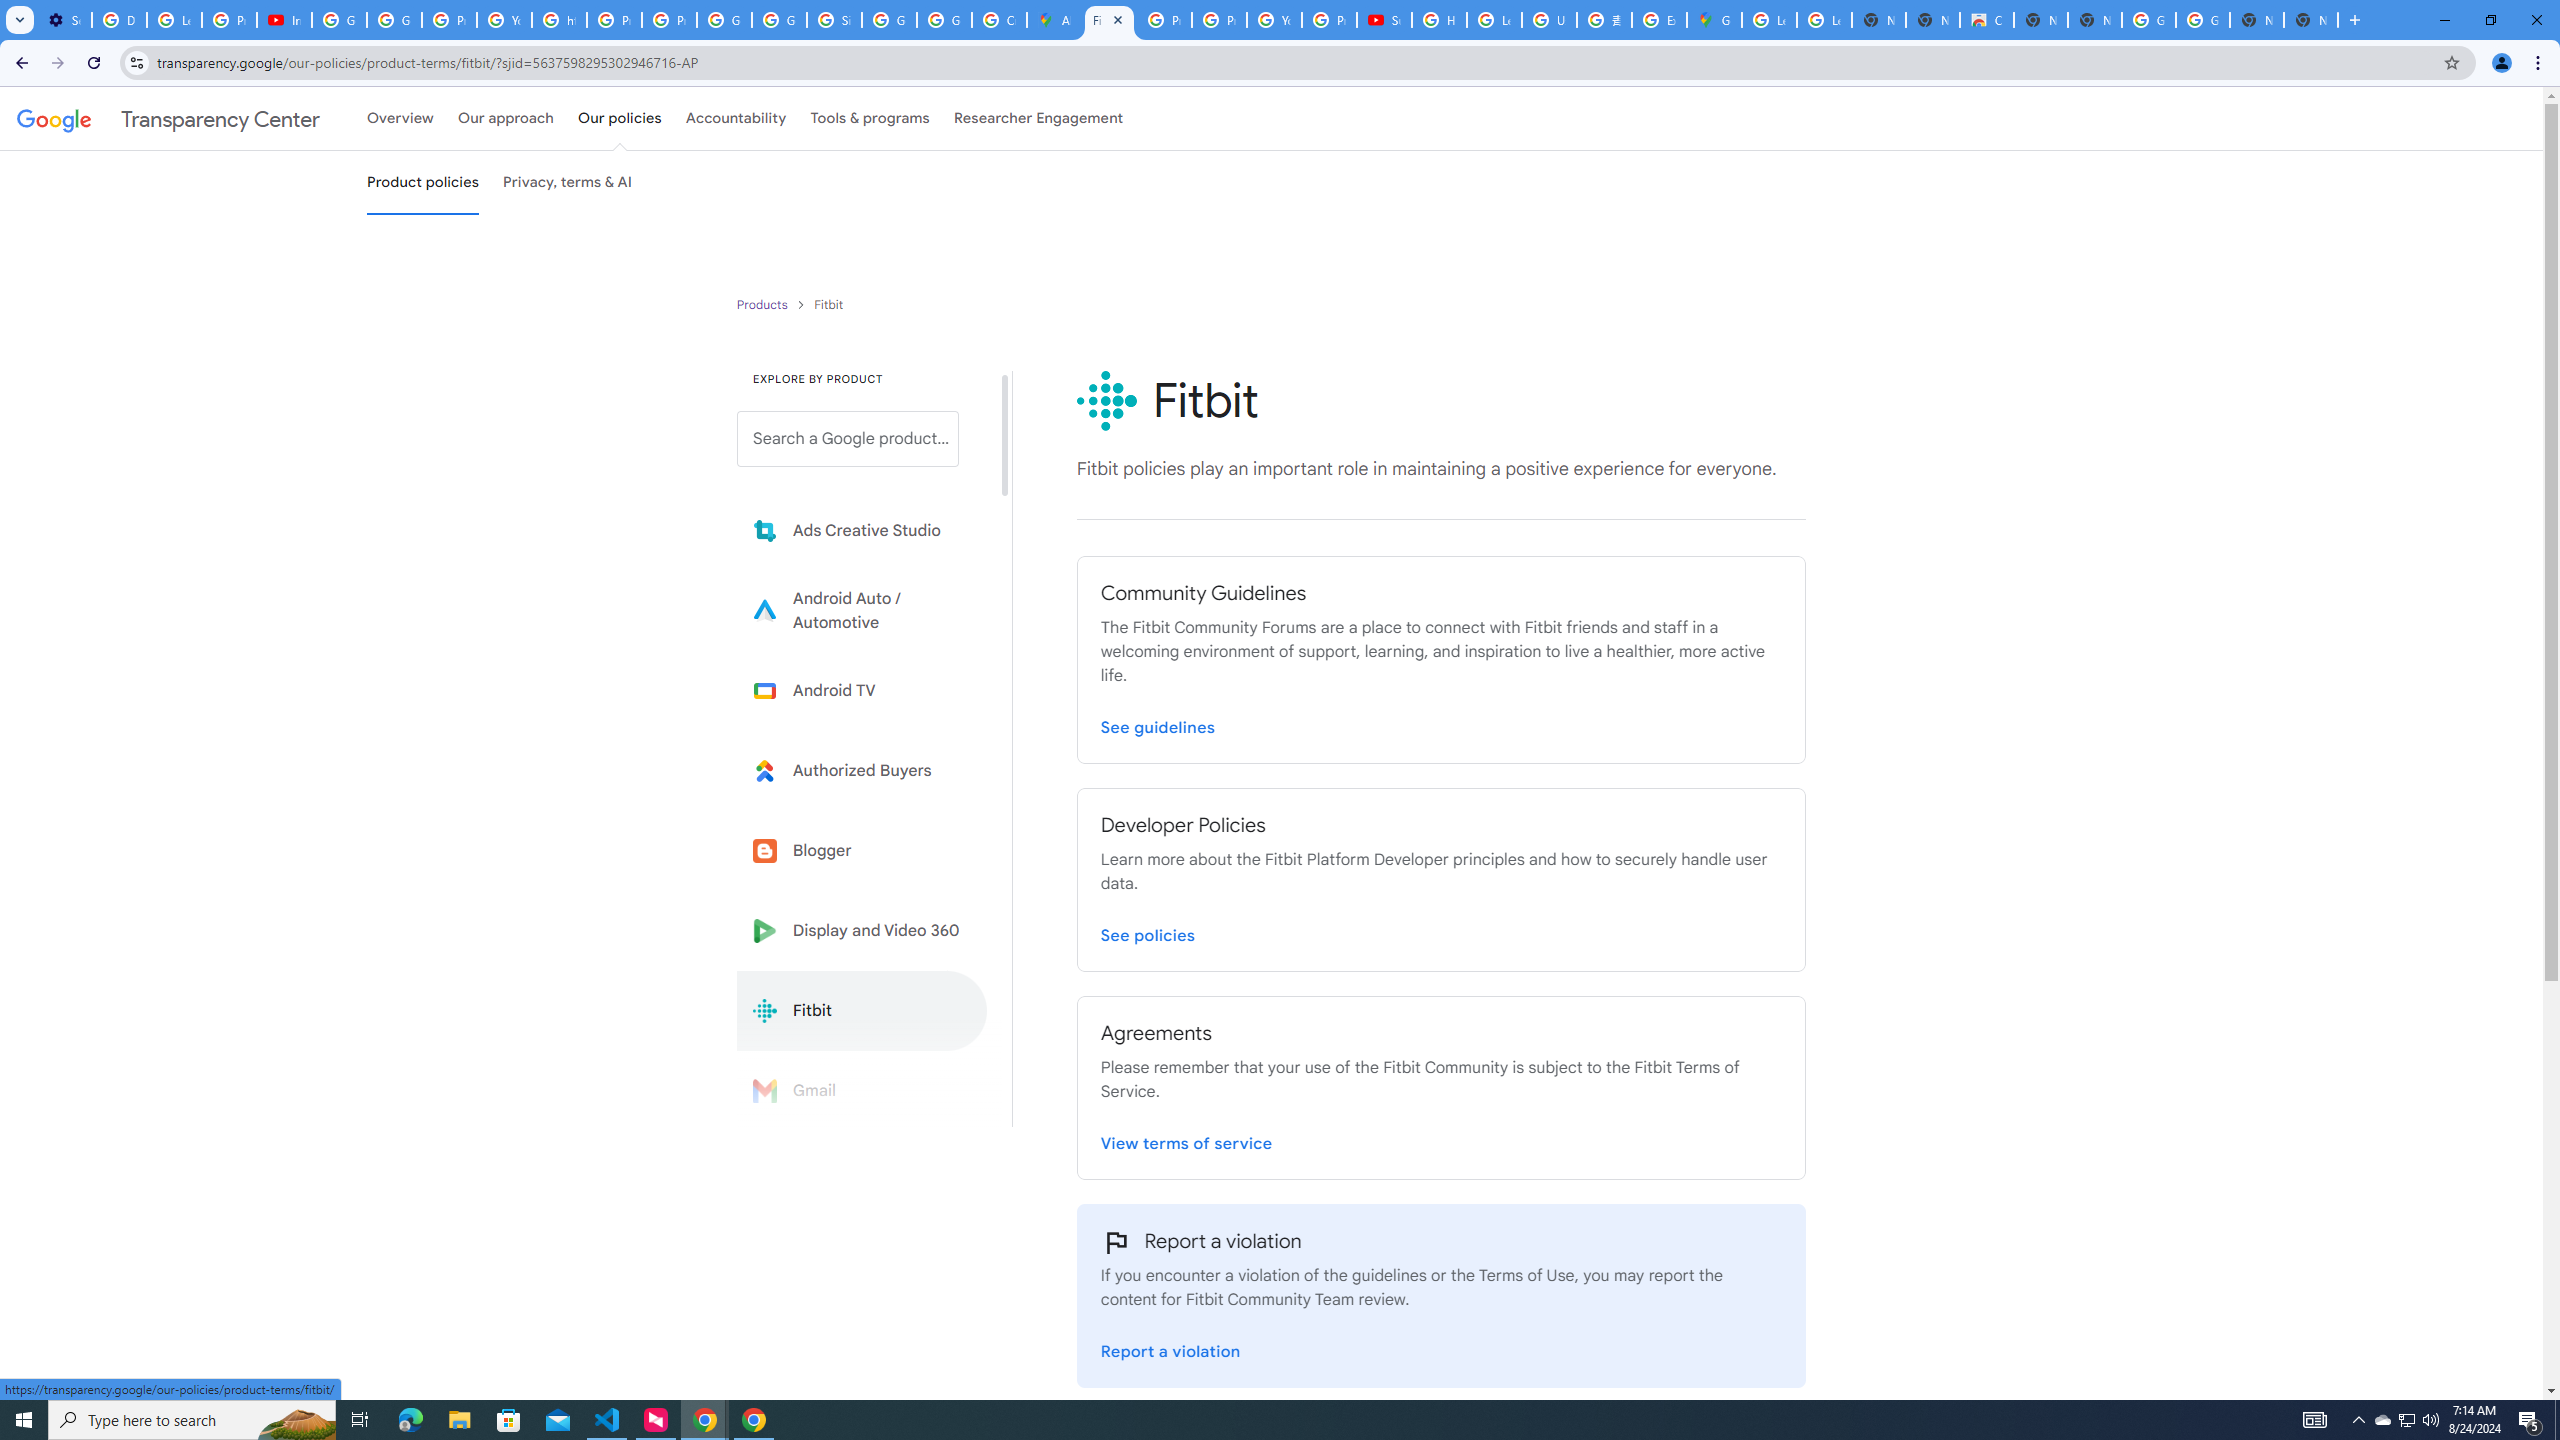 This screenshot has width=2560, height=1440. What do you see at coordinates (861, 1089) in the screenshot?
I see `'Gmail'` at bounding box center [861, 1089].